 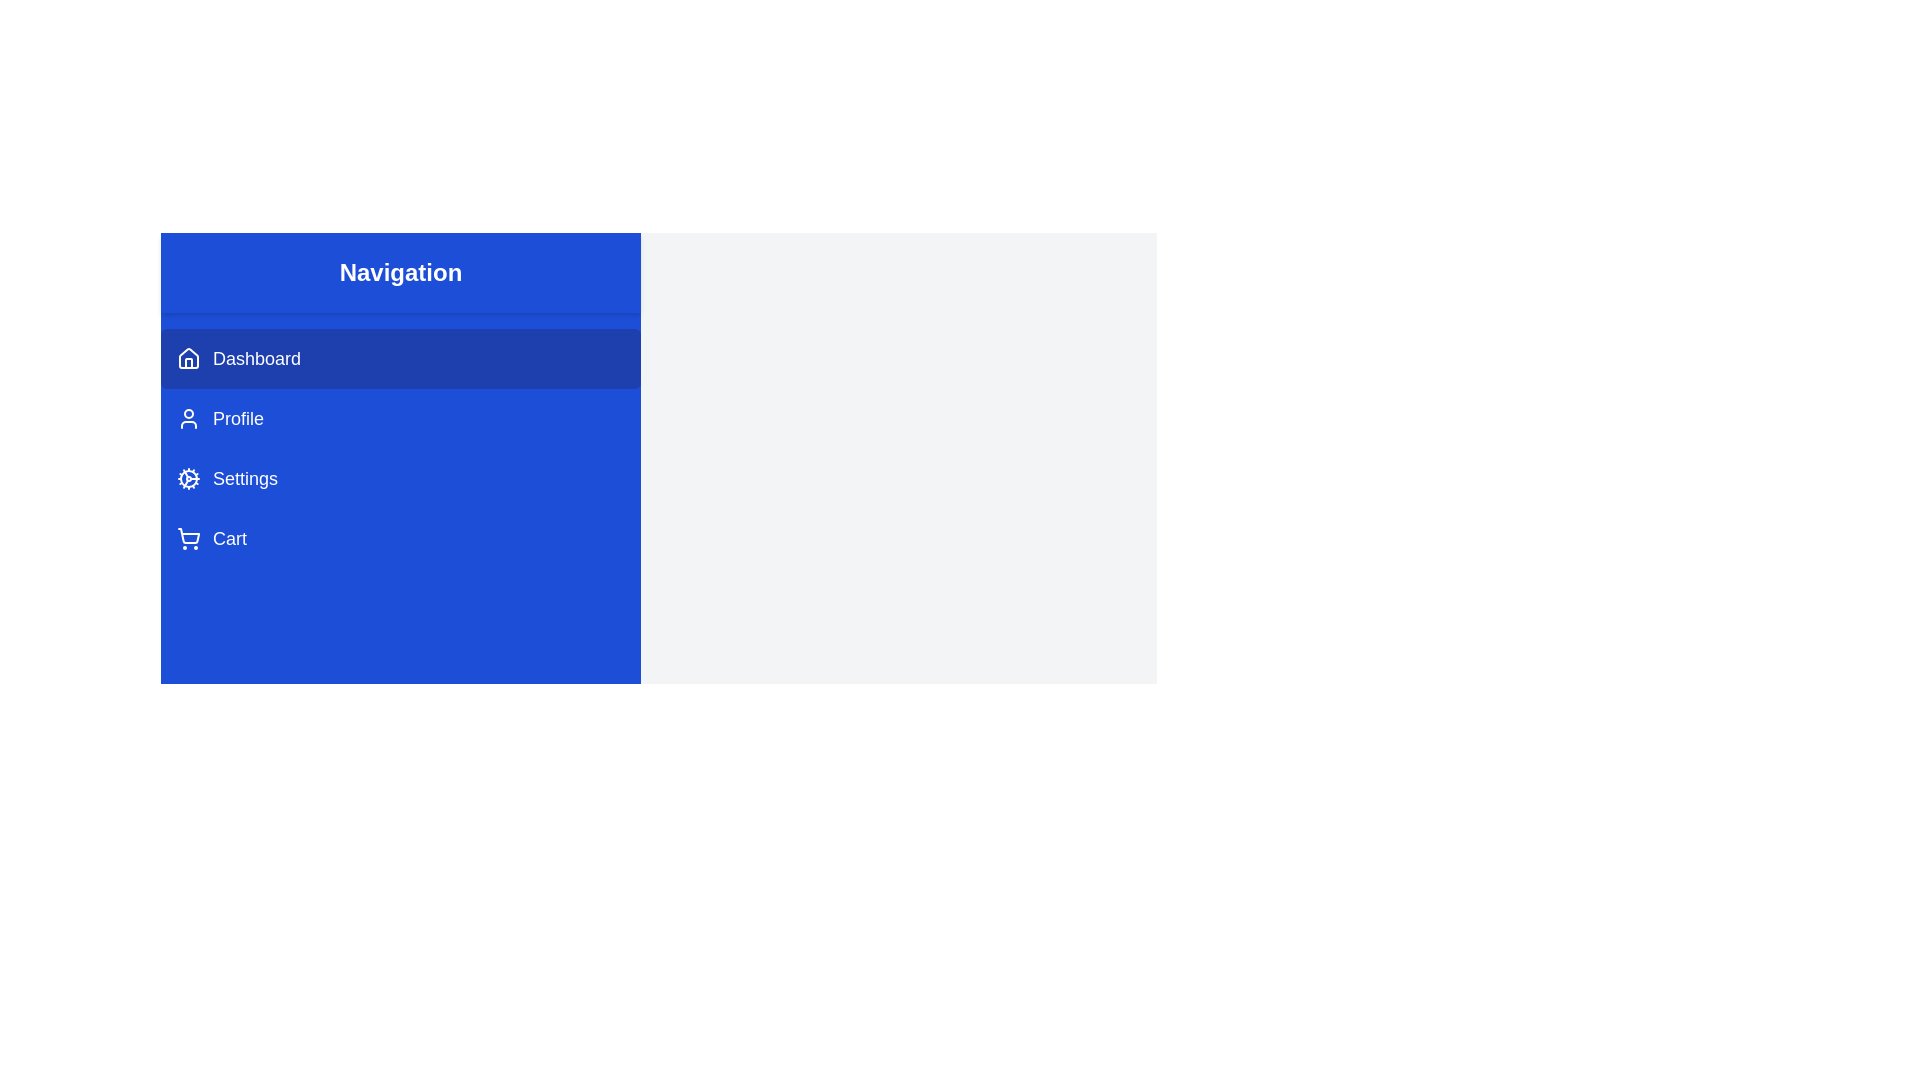 I want to click on the 'Profile' navigation button, which is the second button in the vertical navigation menu, so click(x=400, y=418).